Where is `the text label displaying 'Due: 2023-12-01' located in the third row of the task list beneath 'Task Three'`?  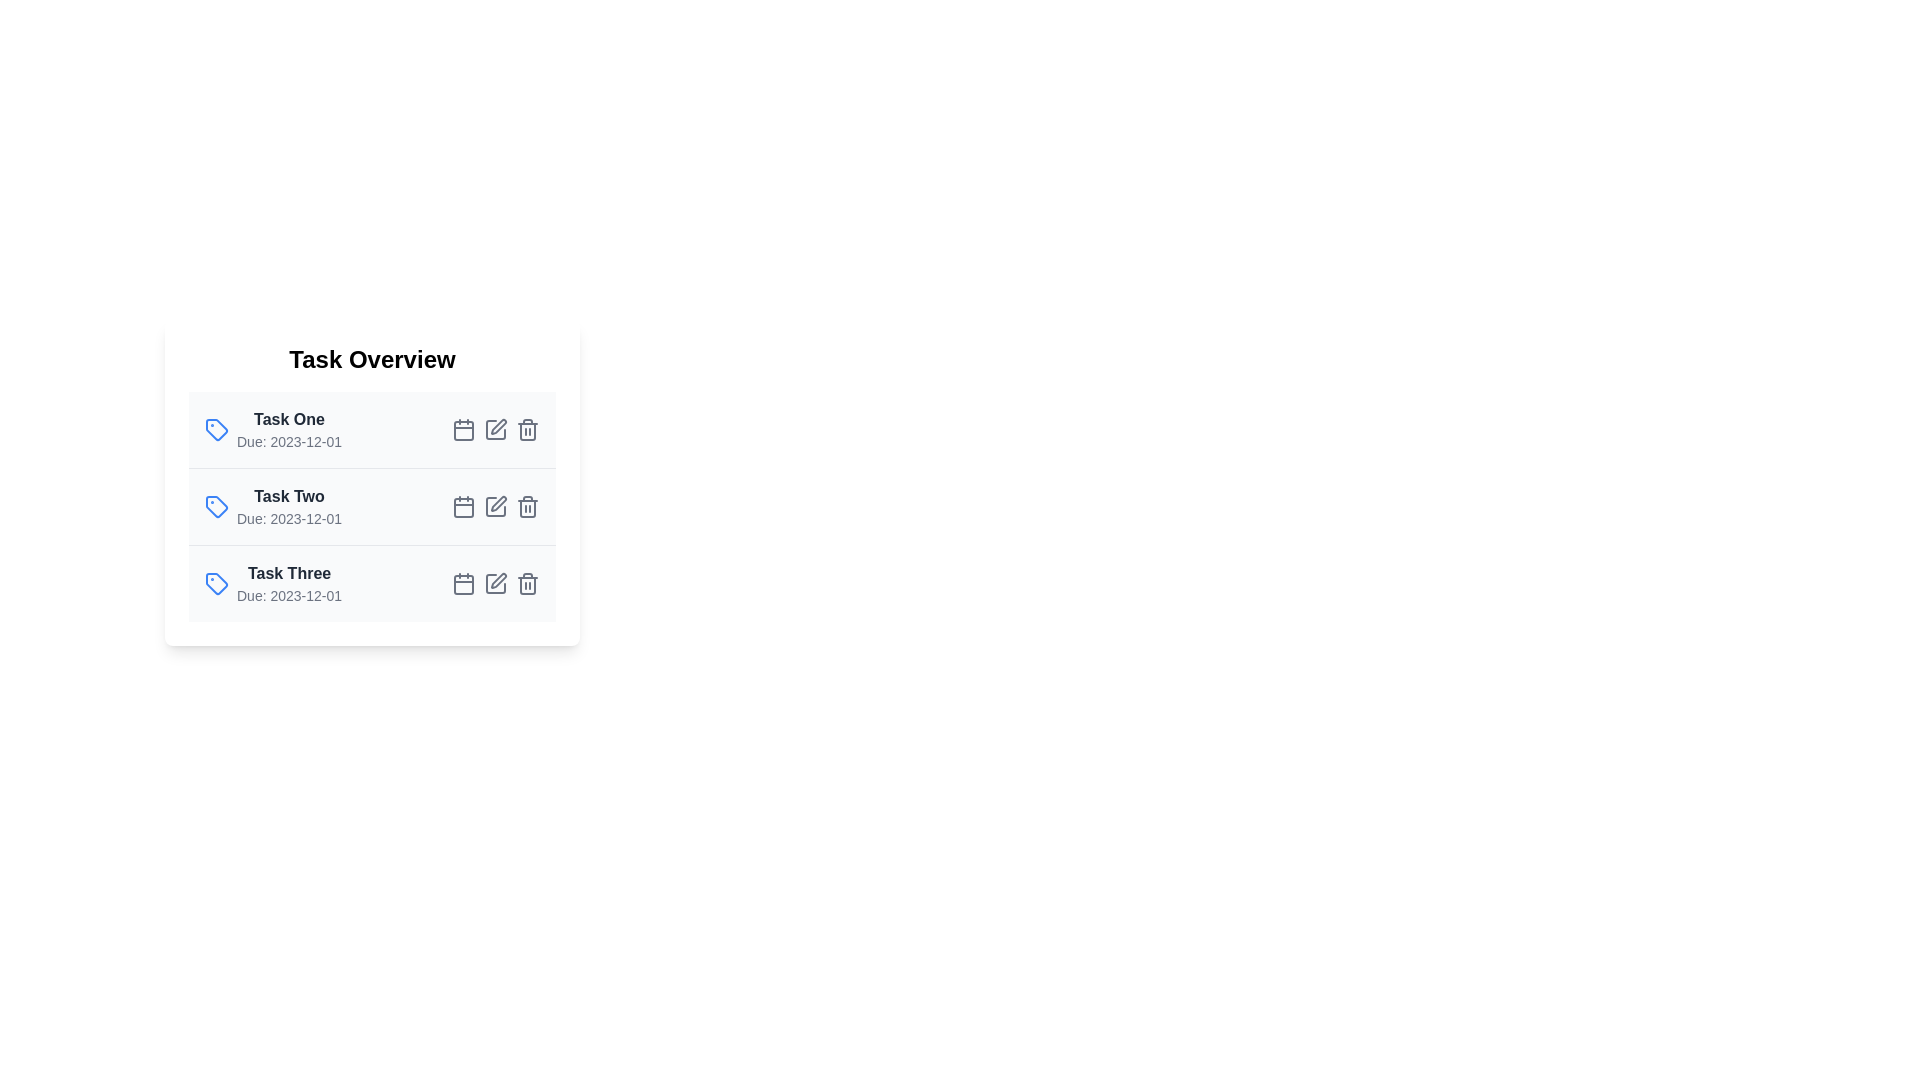 the text label displaying 'Due: 2023-12-01' located in the third row of the task list beneath 'Task Three' is located at coordinates (288, 595).